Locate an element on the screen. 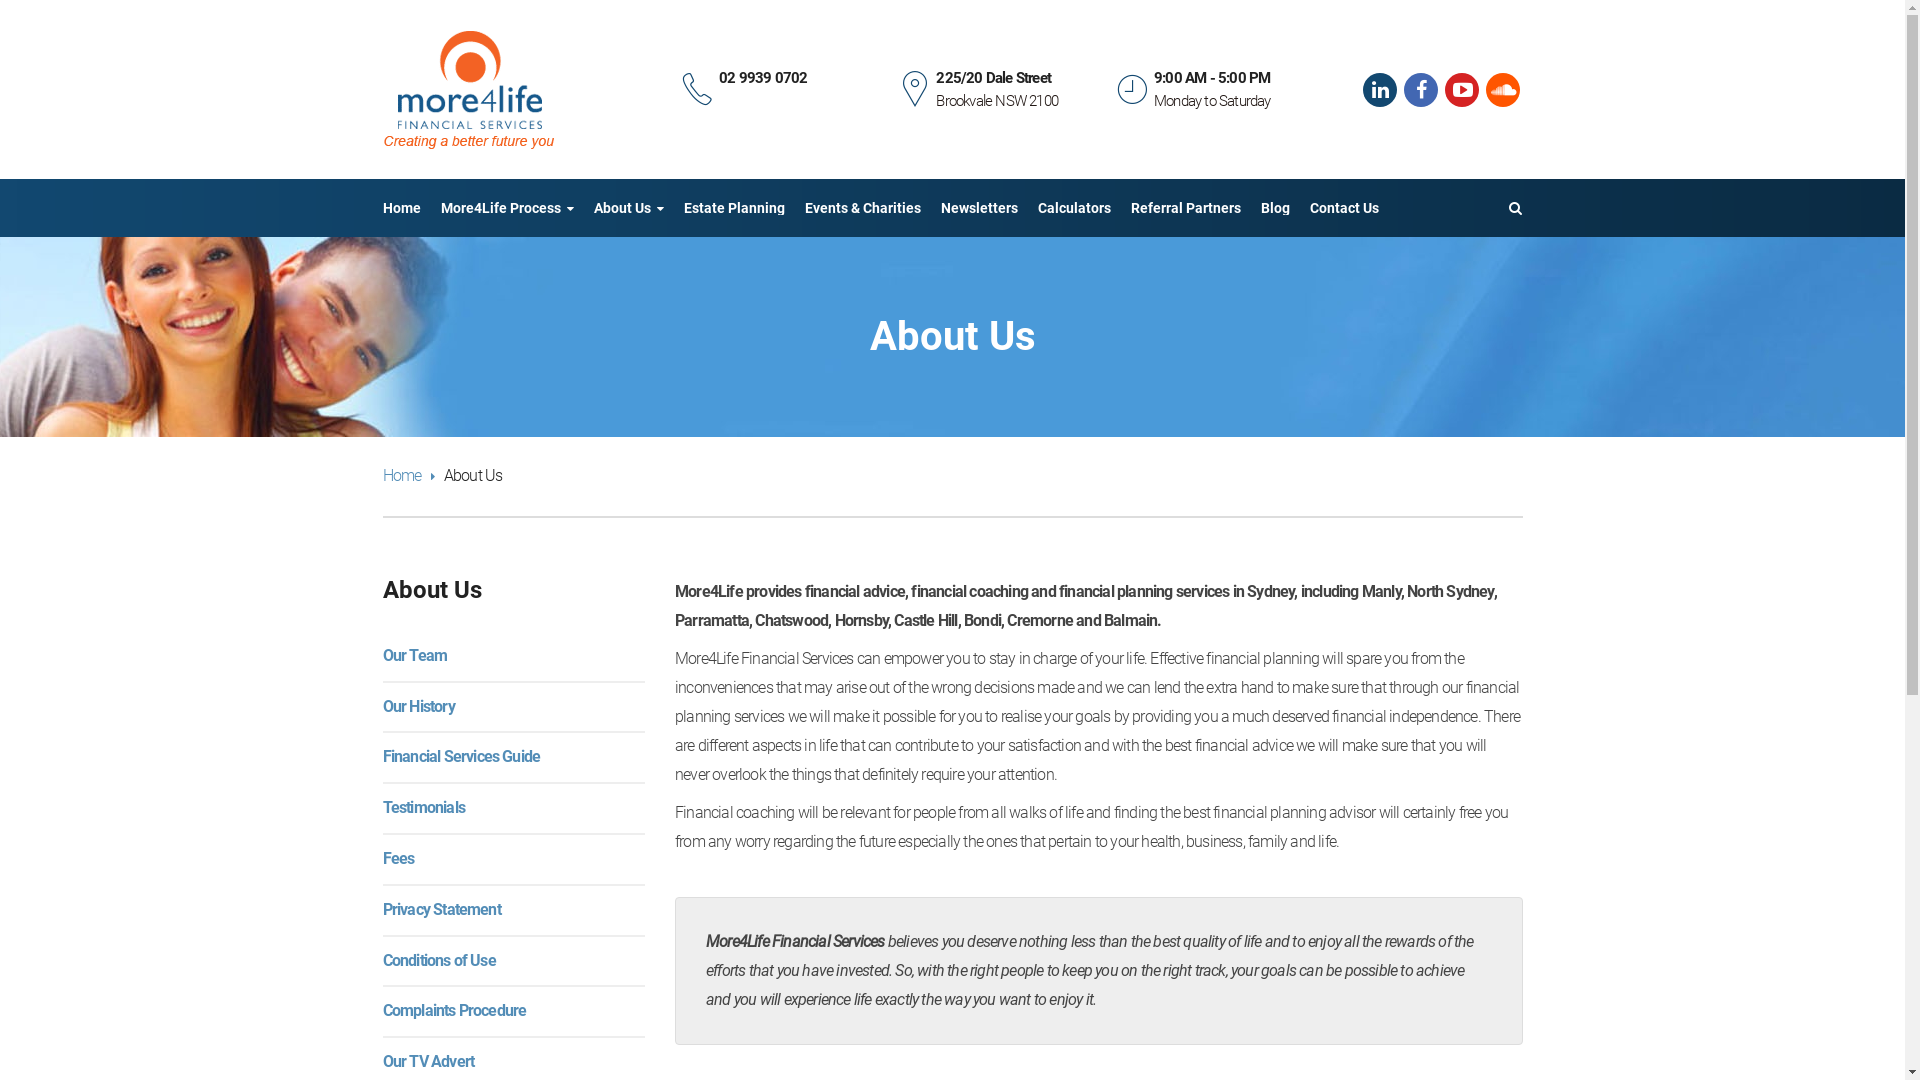  'Referral Partners' is located at coordinates (1185, 208).